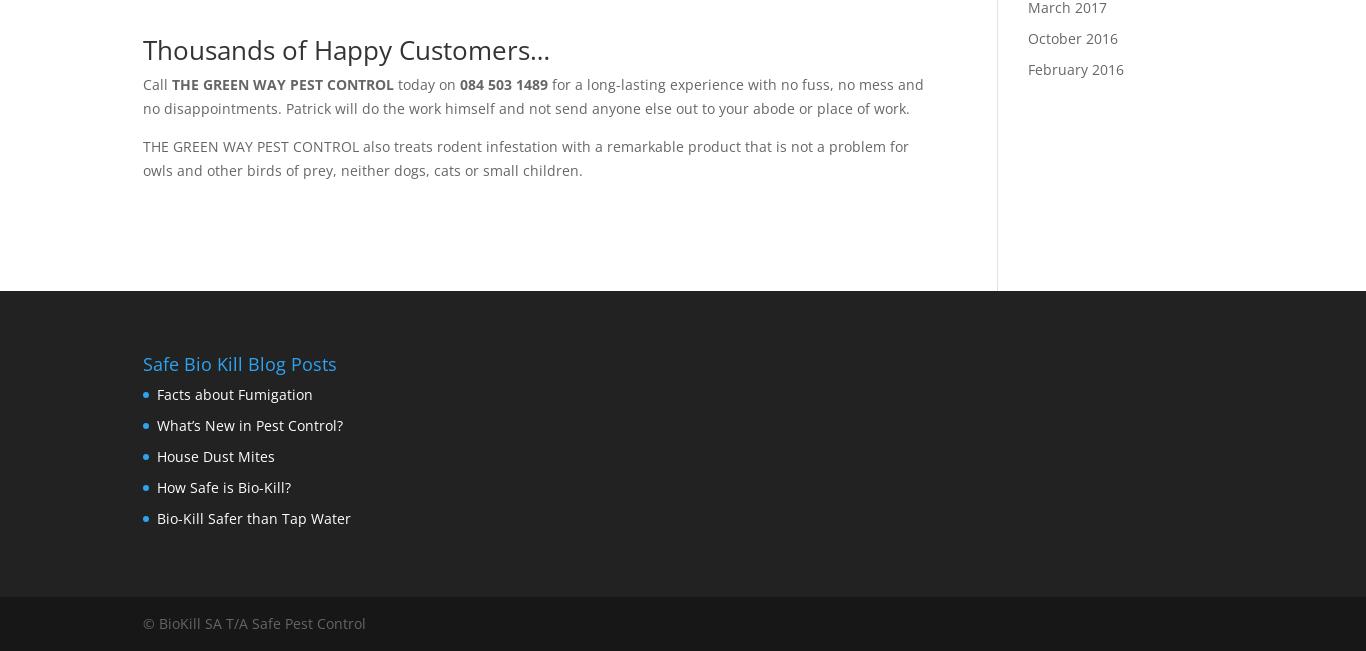  I want to click on 'Facts about Fumigation', so click(234, 393).